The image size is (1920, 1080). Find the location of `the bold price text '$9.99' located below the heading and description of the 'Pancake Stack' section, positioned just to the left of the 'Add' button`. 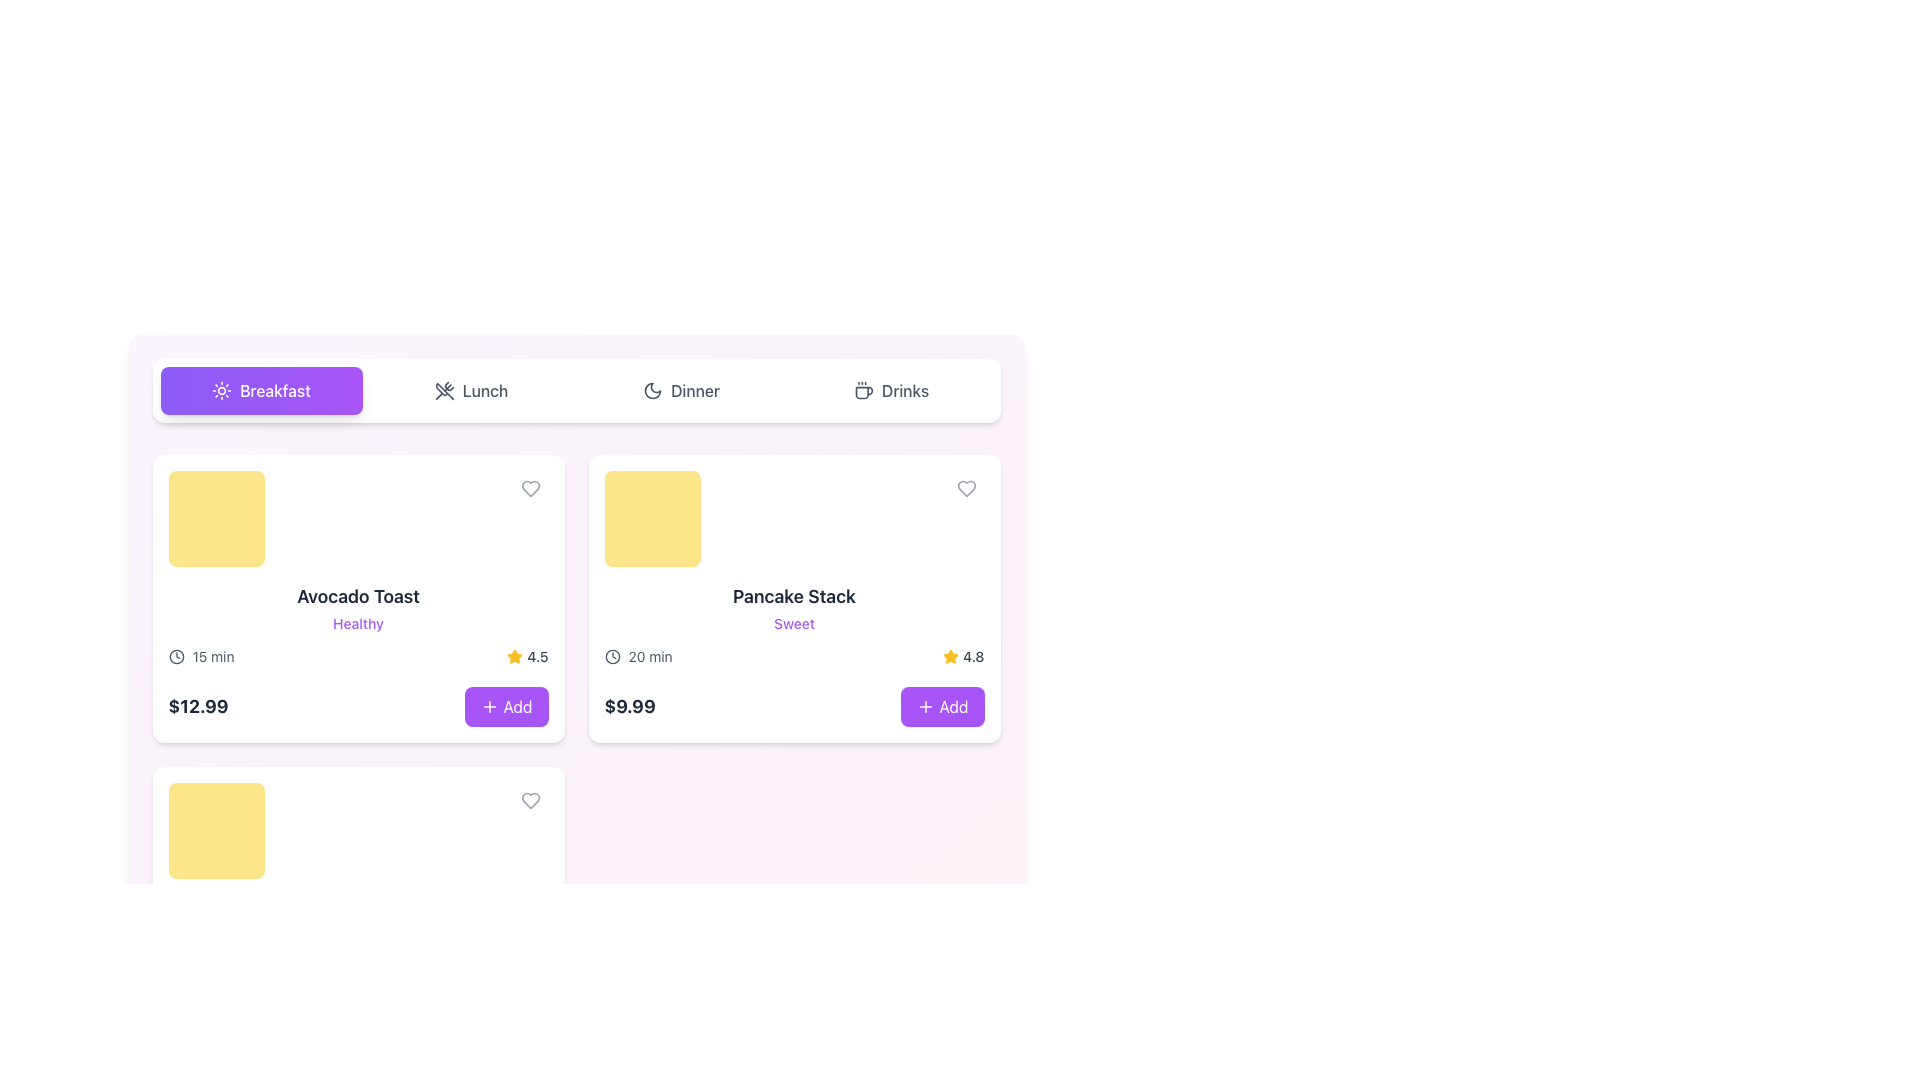

the bold price text '$9.99' located below the heading and description of the 'Pancake Stack' section, positioned just to the left of the 'Add' button is located at coordinates (629, 705).